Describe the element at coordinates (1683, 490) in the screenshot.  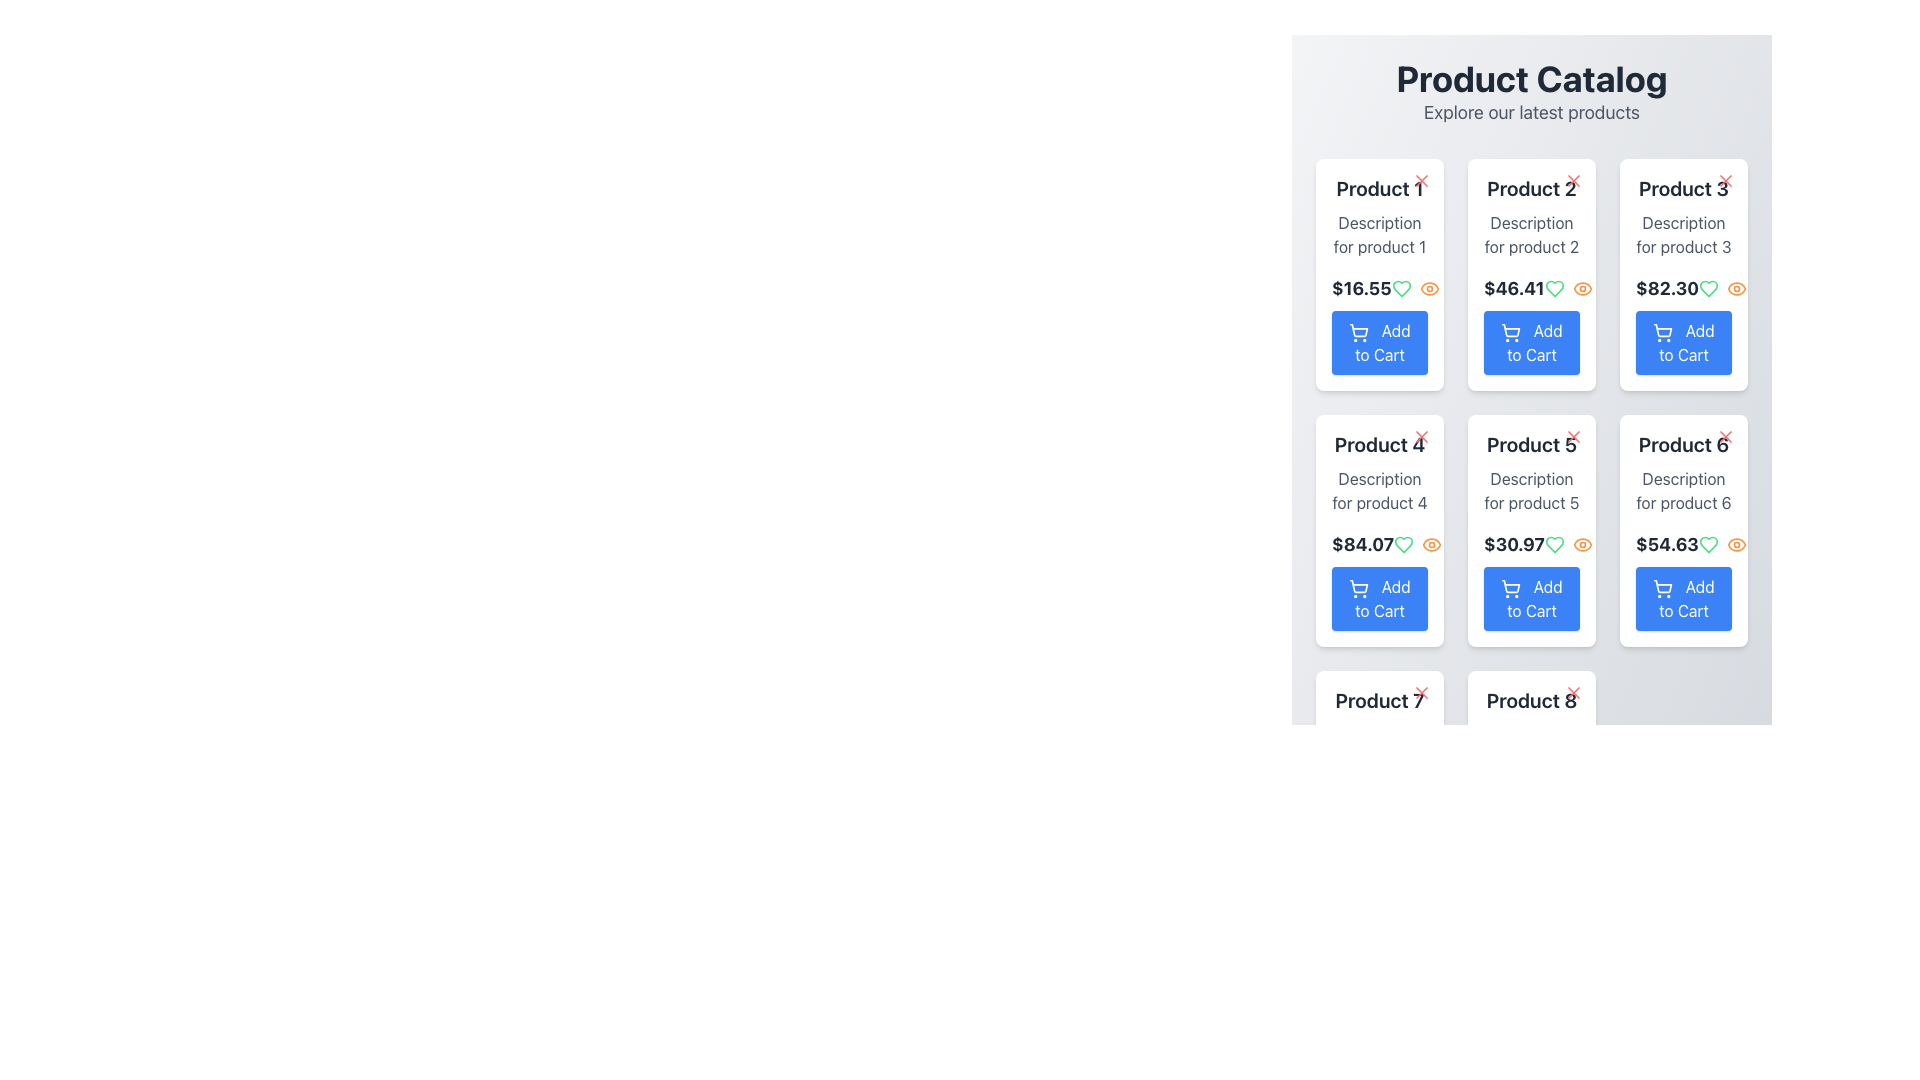
I see `the text block displaying 'Description for product 6' within the card for Product 6, located in the third column and second row of the grid layout` at that location.